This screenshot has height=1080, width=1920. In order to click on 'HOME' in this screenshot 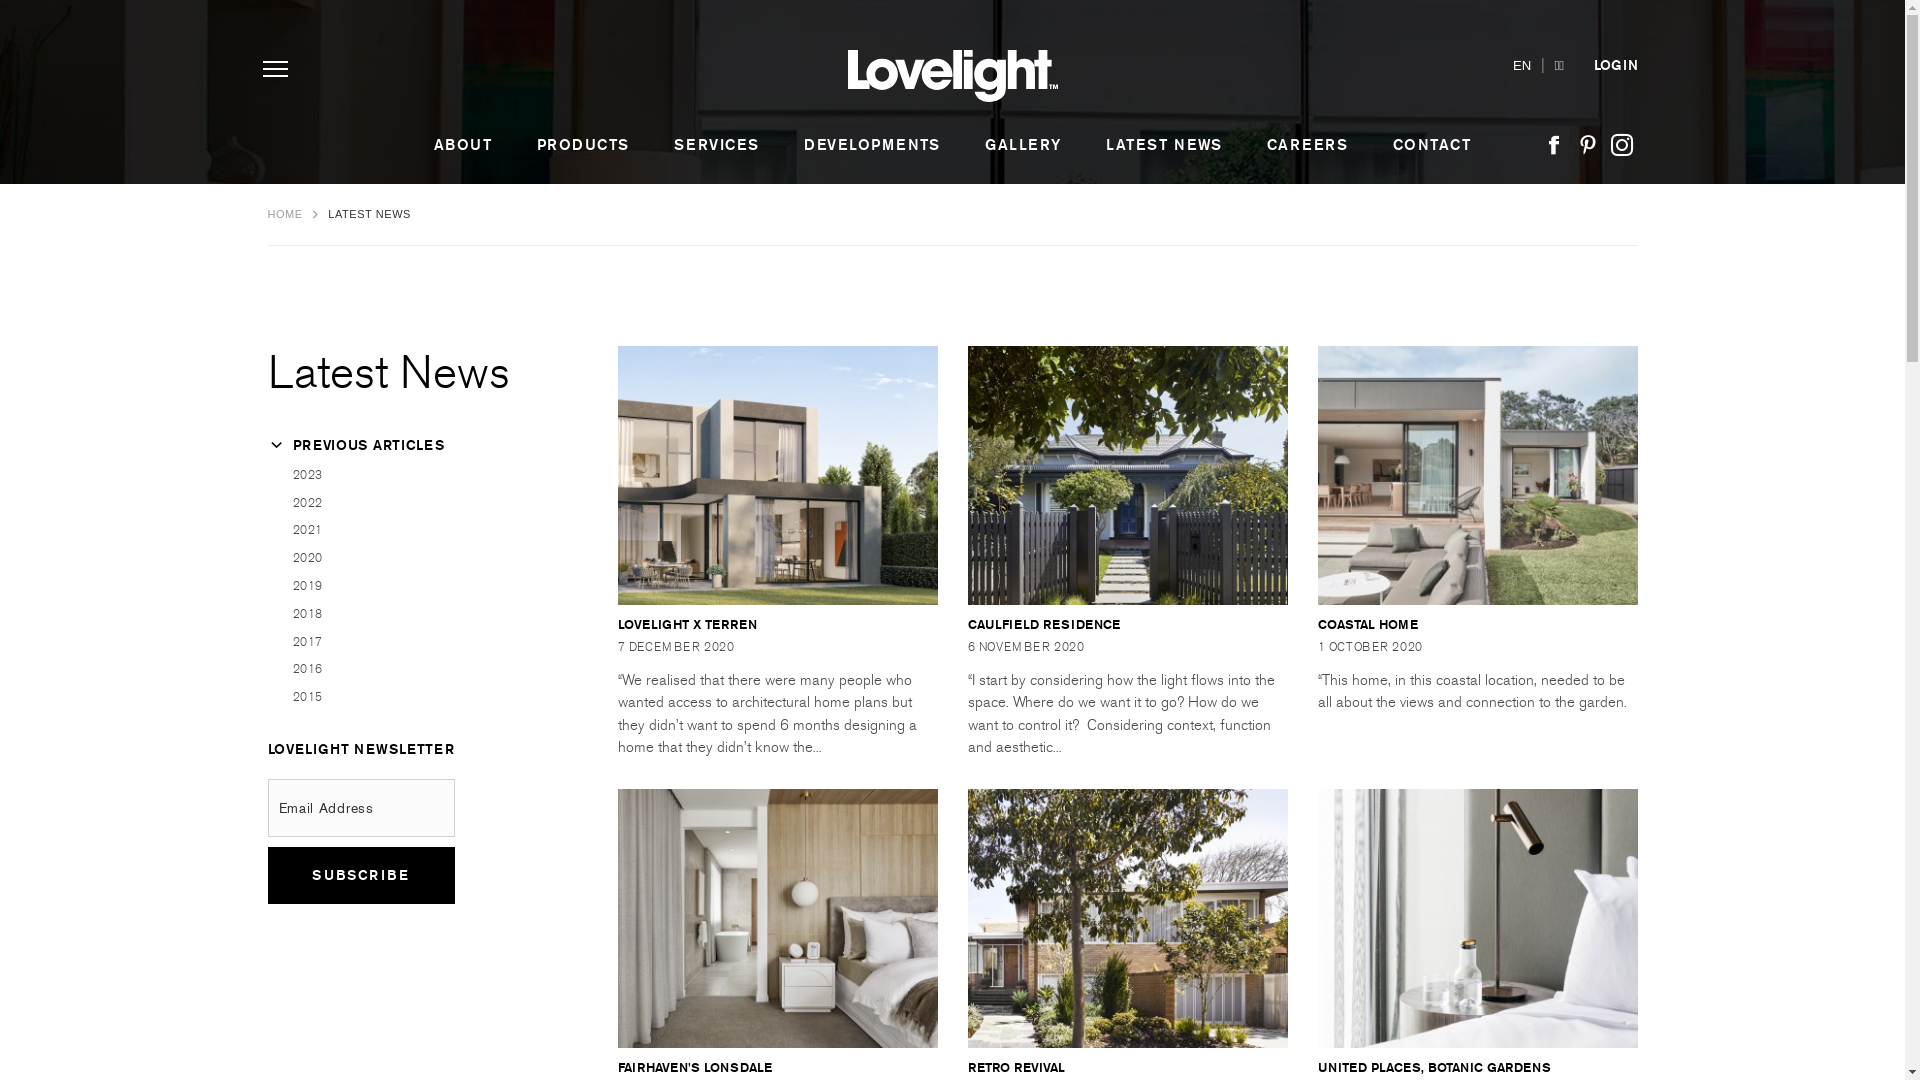, I will do `click(286, 213)`.